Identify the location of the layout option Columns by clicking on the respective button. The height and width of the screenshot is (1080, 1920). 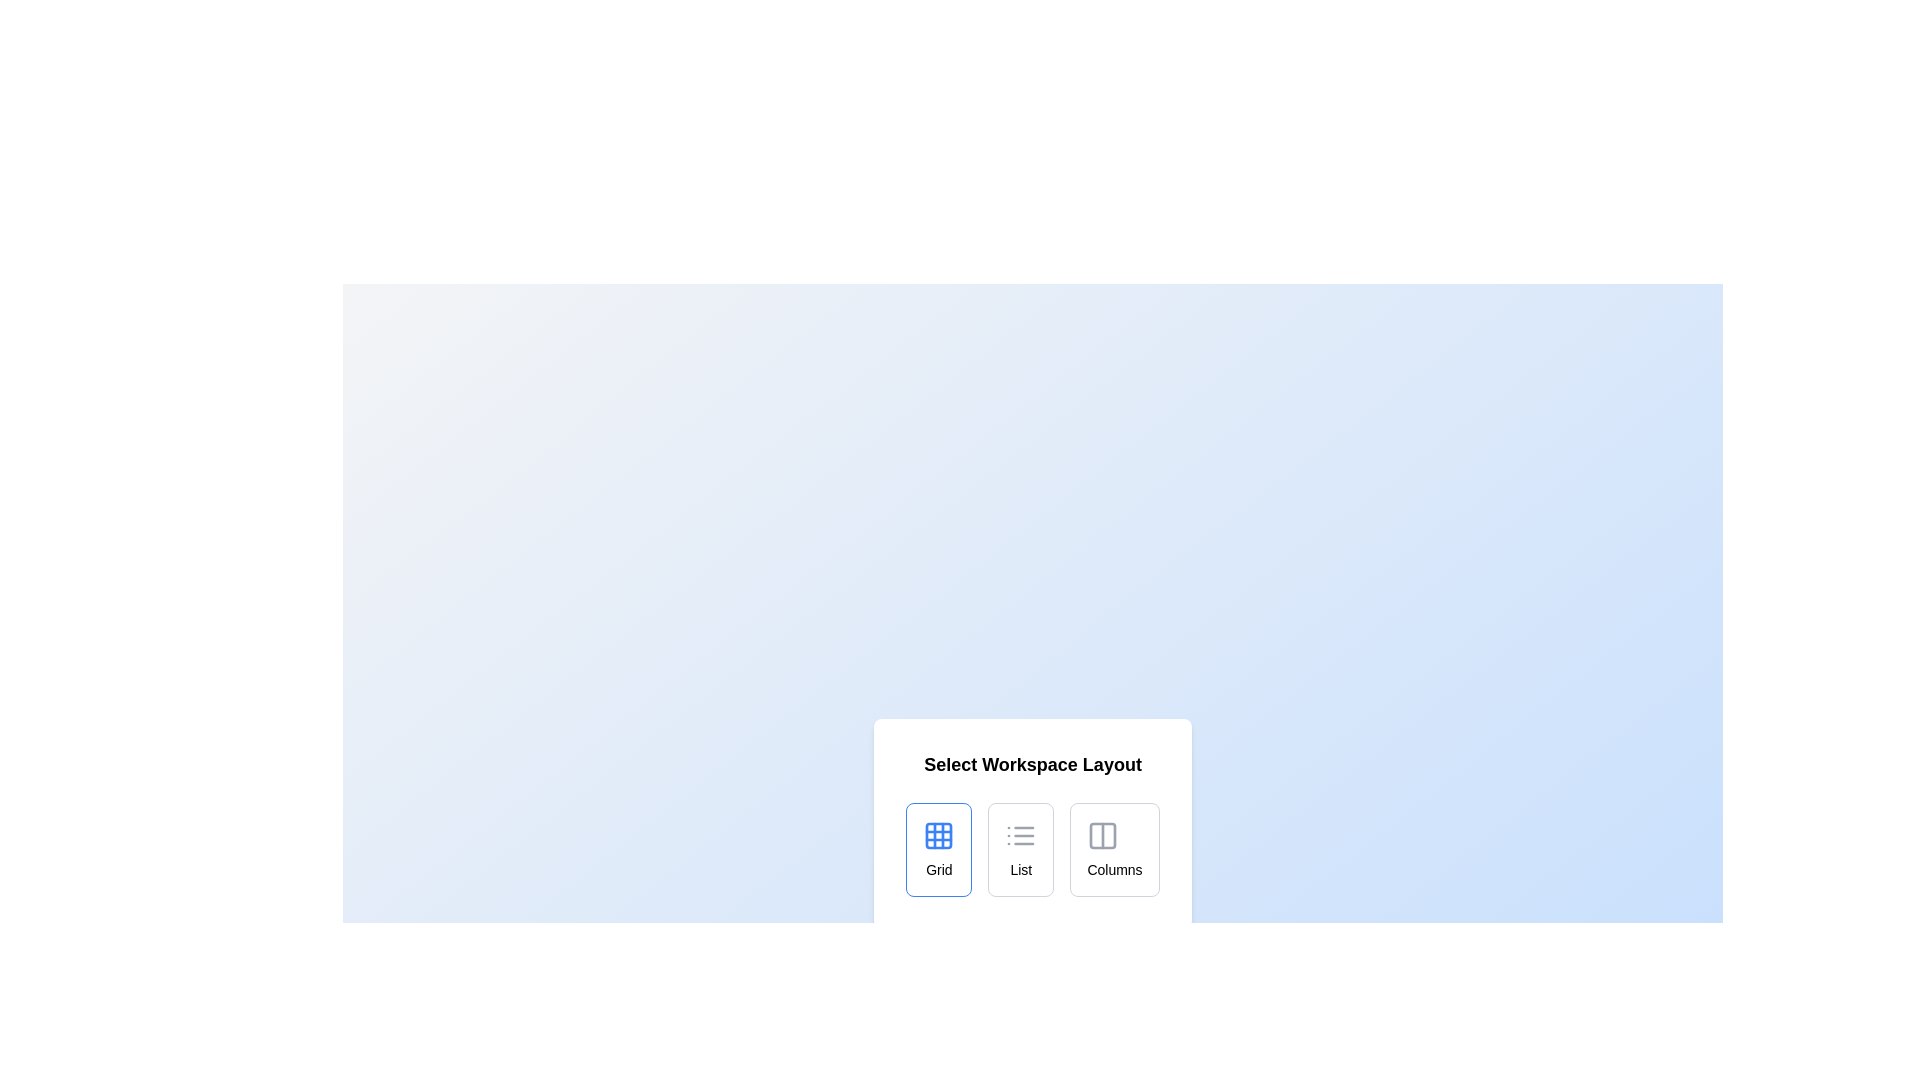
(1113, 849).